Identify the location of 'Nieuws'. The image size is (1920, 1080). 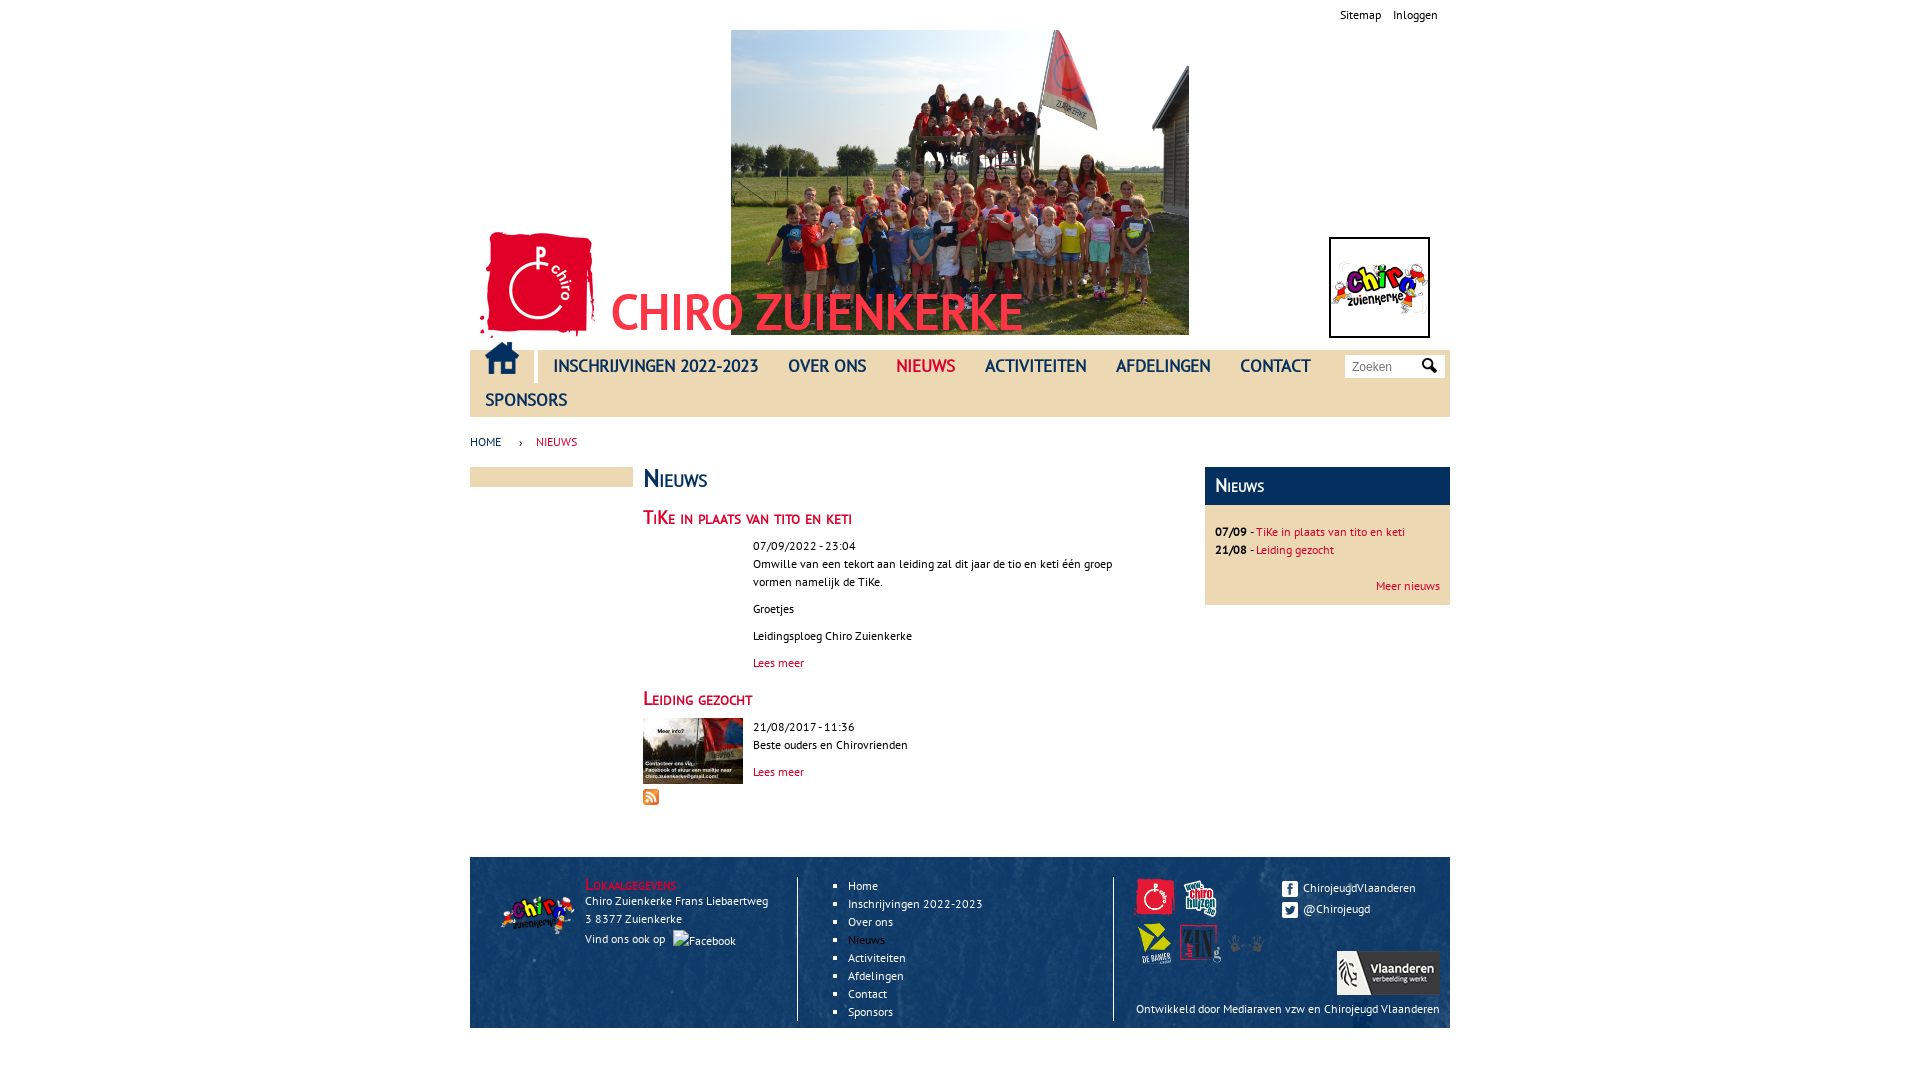
(866, 939).